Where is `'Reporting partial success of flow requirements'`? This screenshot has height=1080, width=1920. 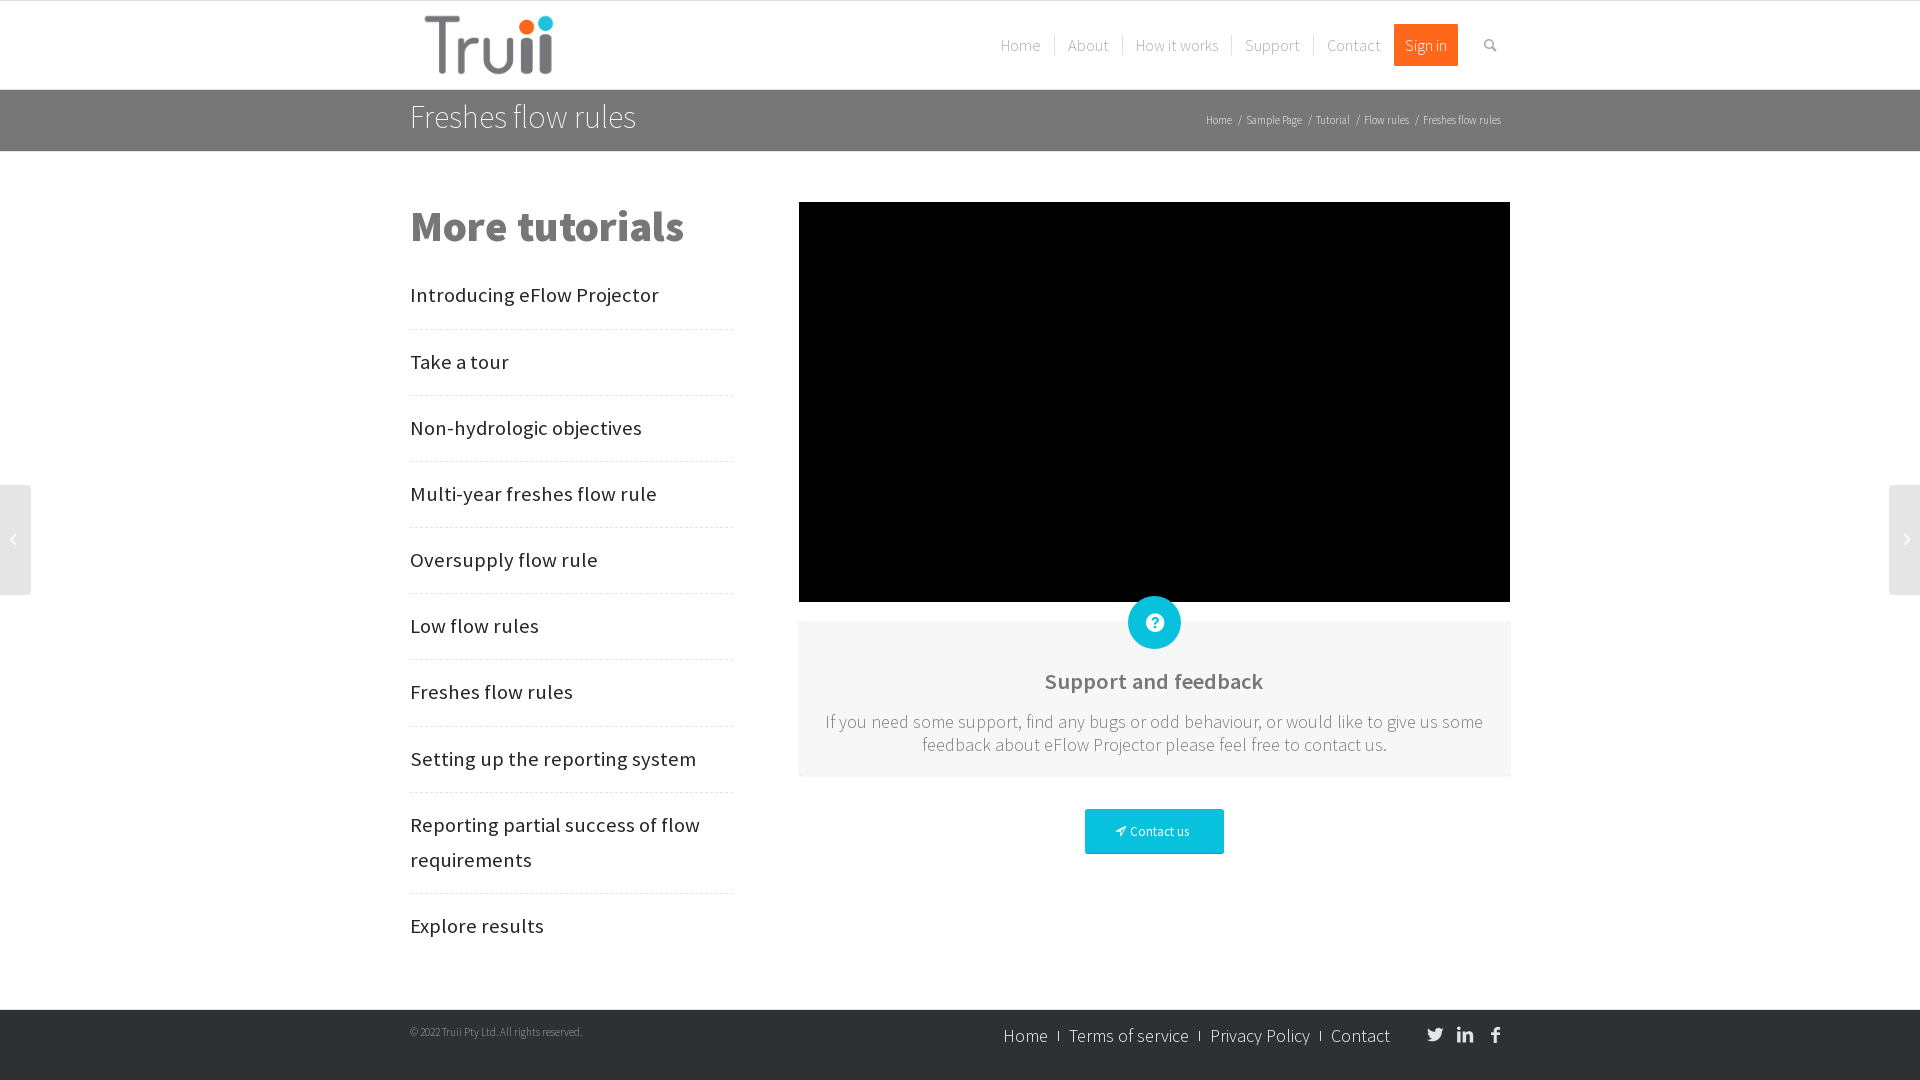
'Reporting partial success of flow requirements' is located at coordinates (555, 842).